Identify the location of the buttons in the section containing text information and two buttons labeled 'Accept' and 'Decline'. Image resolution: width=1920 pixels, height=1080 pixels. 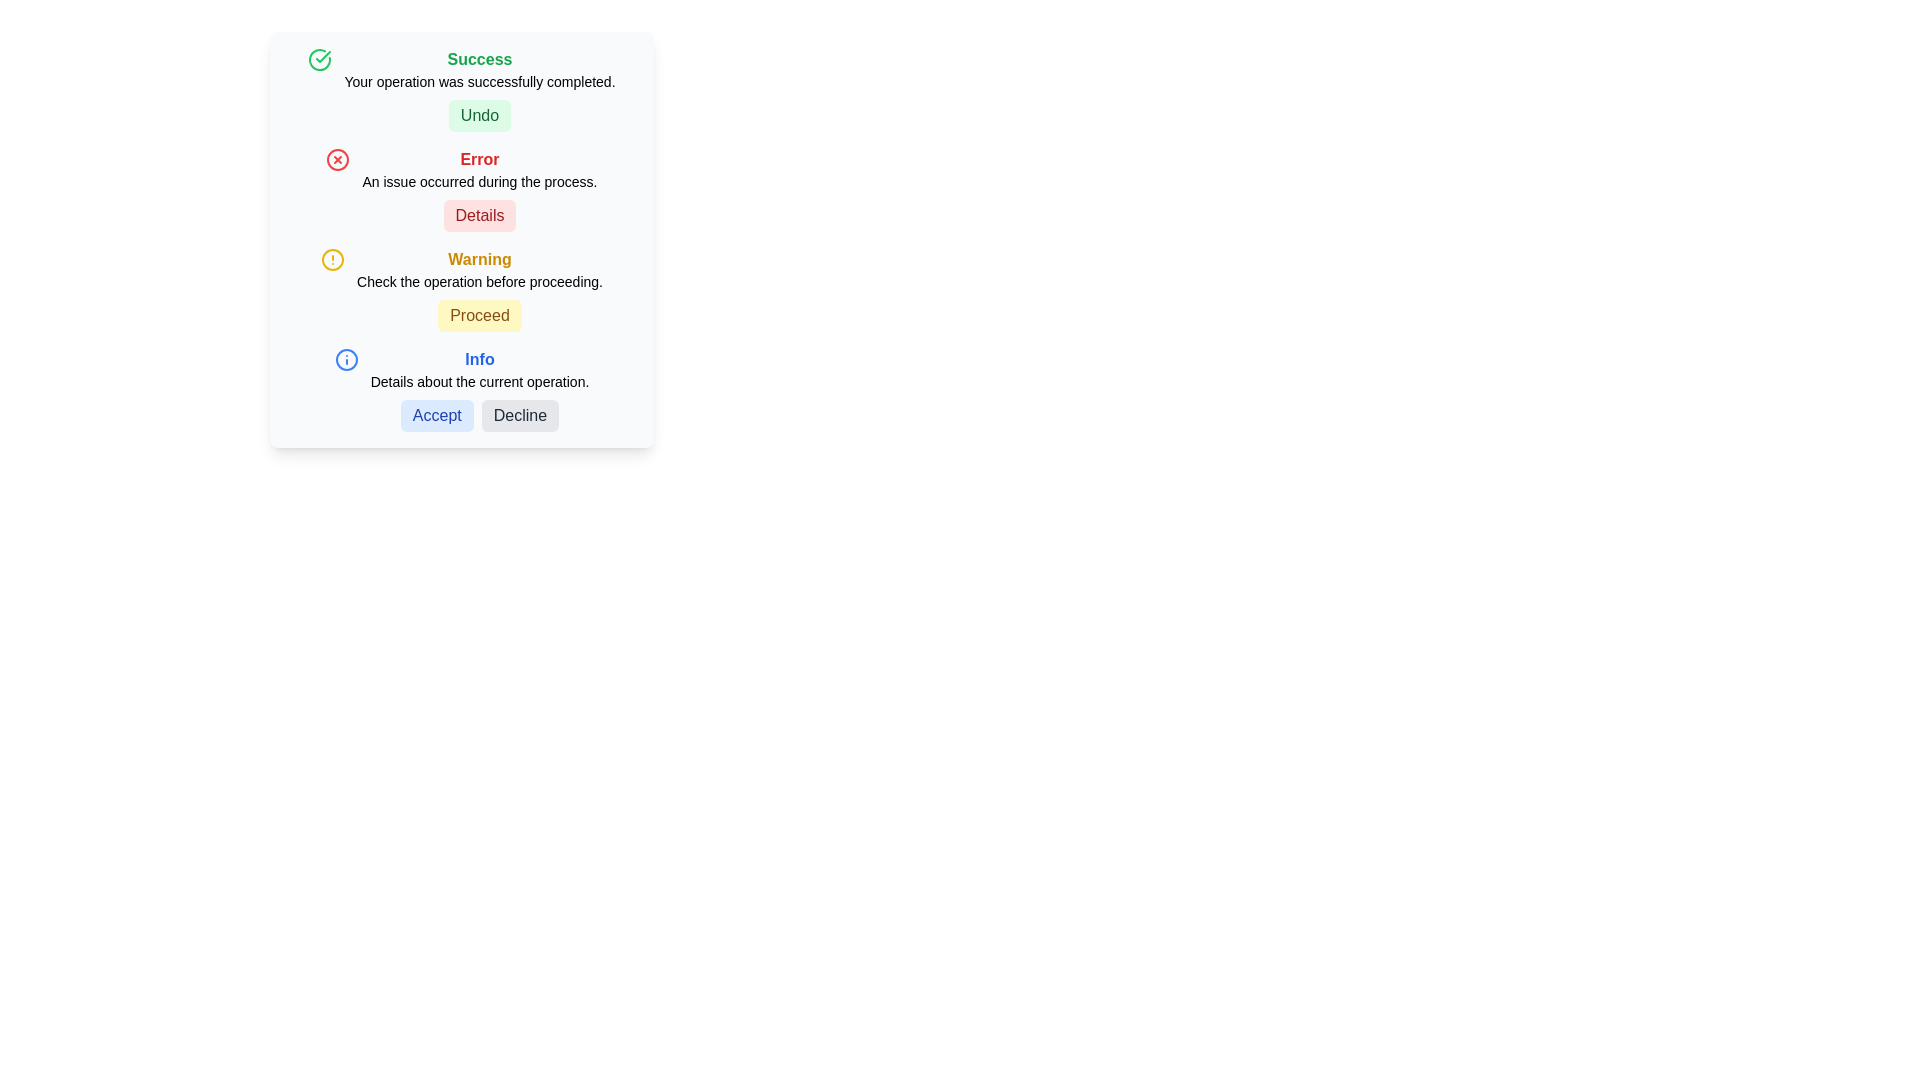
(480, 389).